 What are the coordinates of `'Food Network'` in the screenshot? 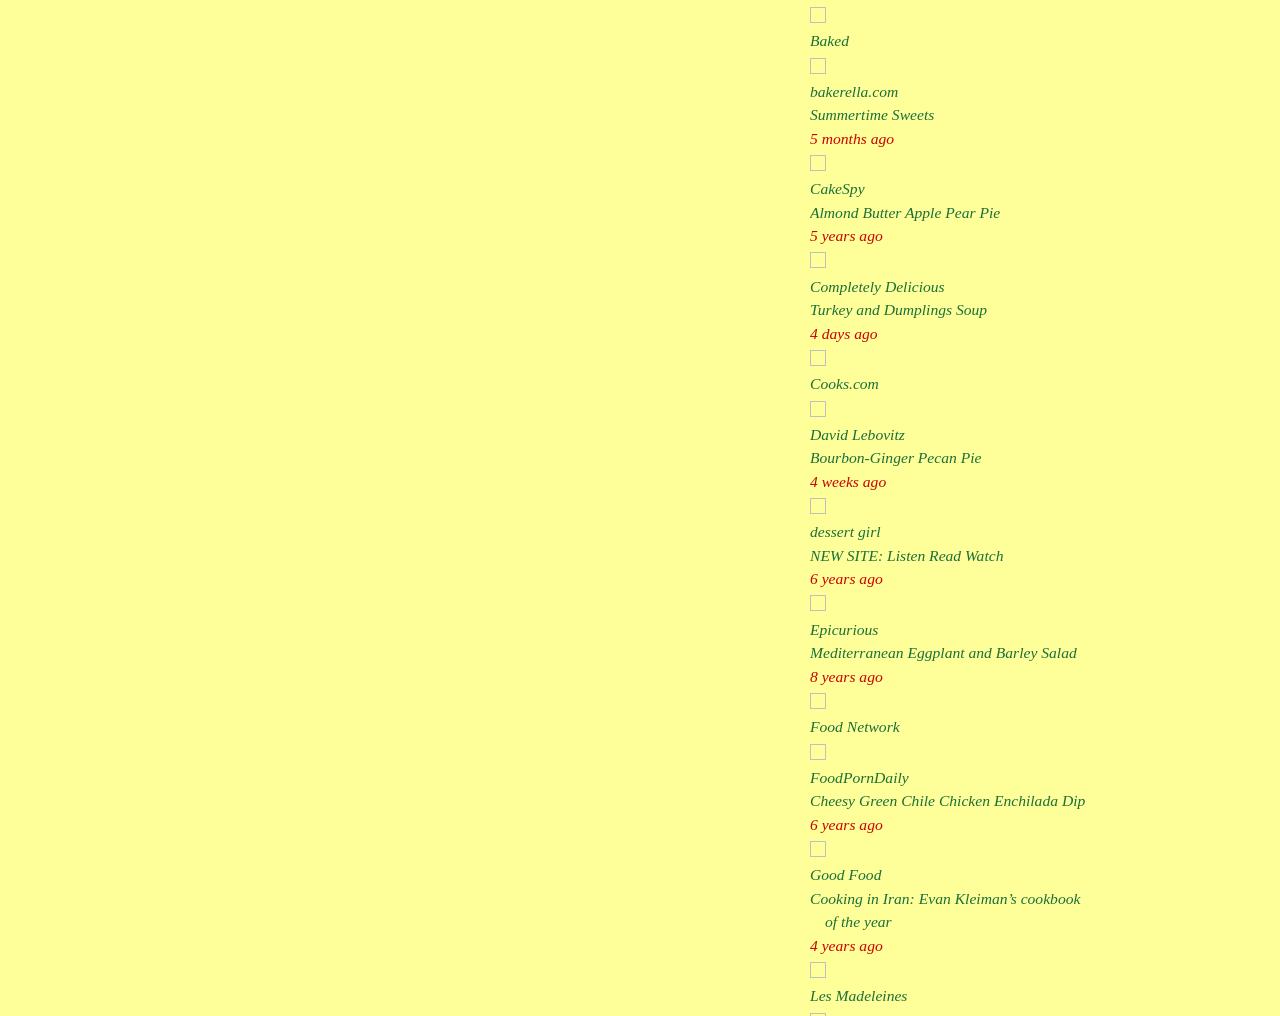 It's located at (854, 726).